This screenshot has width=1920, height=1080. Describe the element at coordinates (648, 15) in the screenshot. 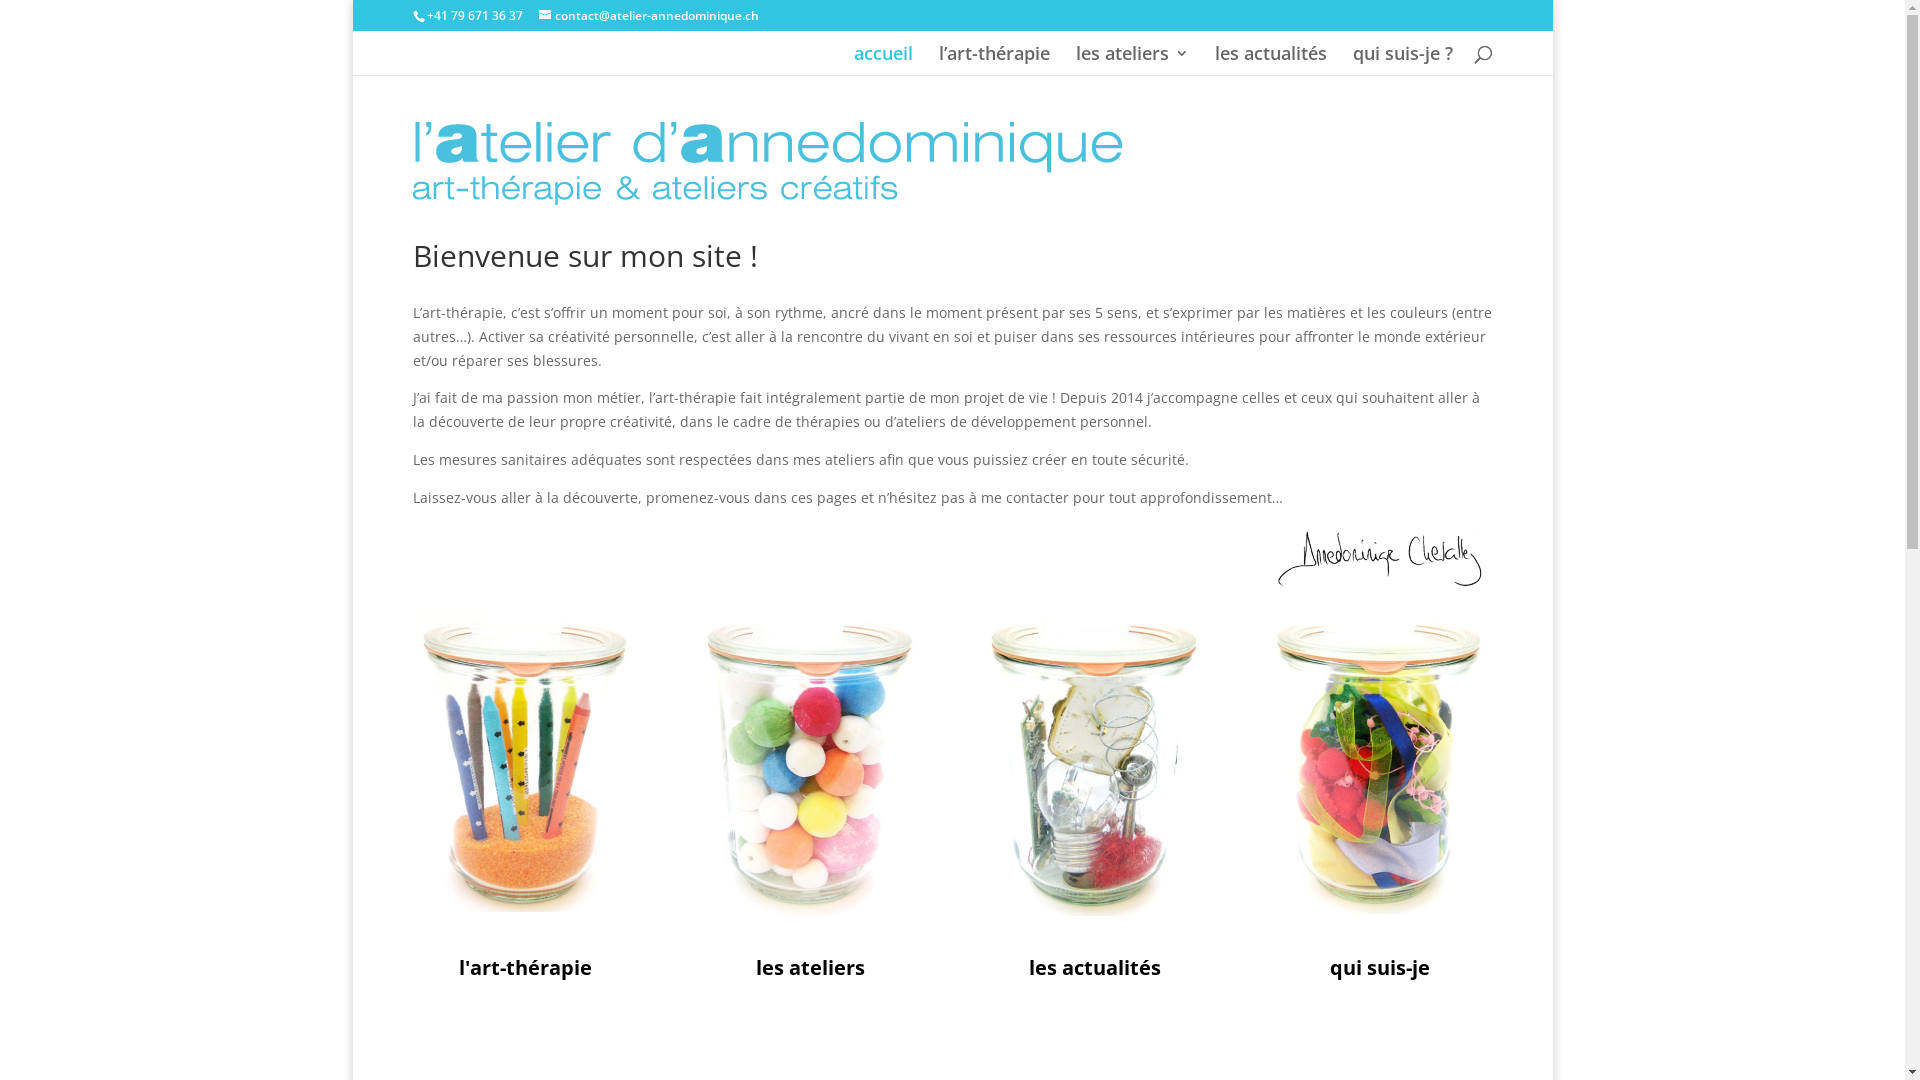

I see `'contact@atelier-annedominique.ch'` at that location.